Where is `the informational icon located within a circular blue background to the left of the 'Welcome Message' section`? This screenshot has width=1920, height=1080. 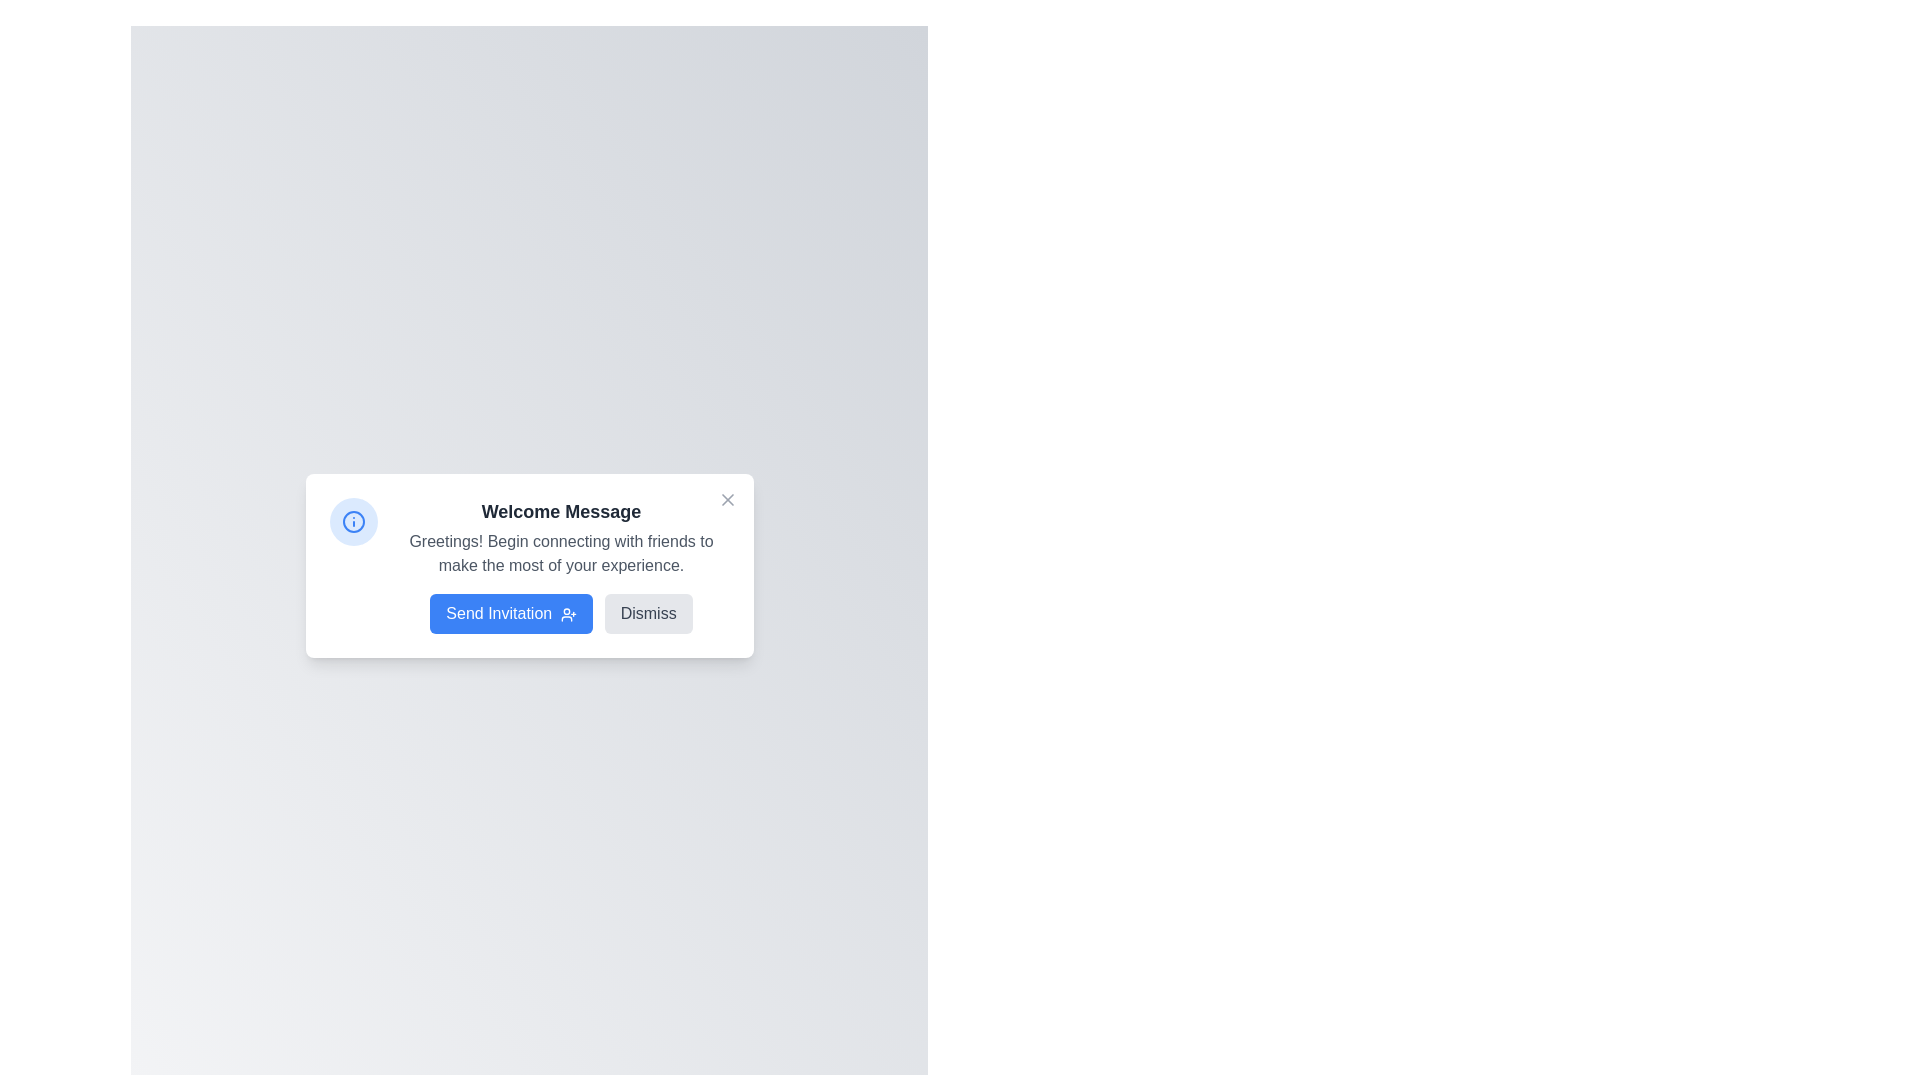
the informational icon located within a circular blue background to the left of the 'Welcome Message' section is located at coordinates (353, 520).